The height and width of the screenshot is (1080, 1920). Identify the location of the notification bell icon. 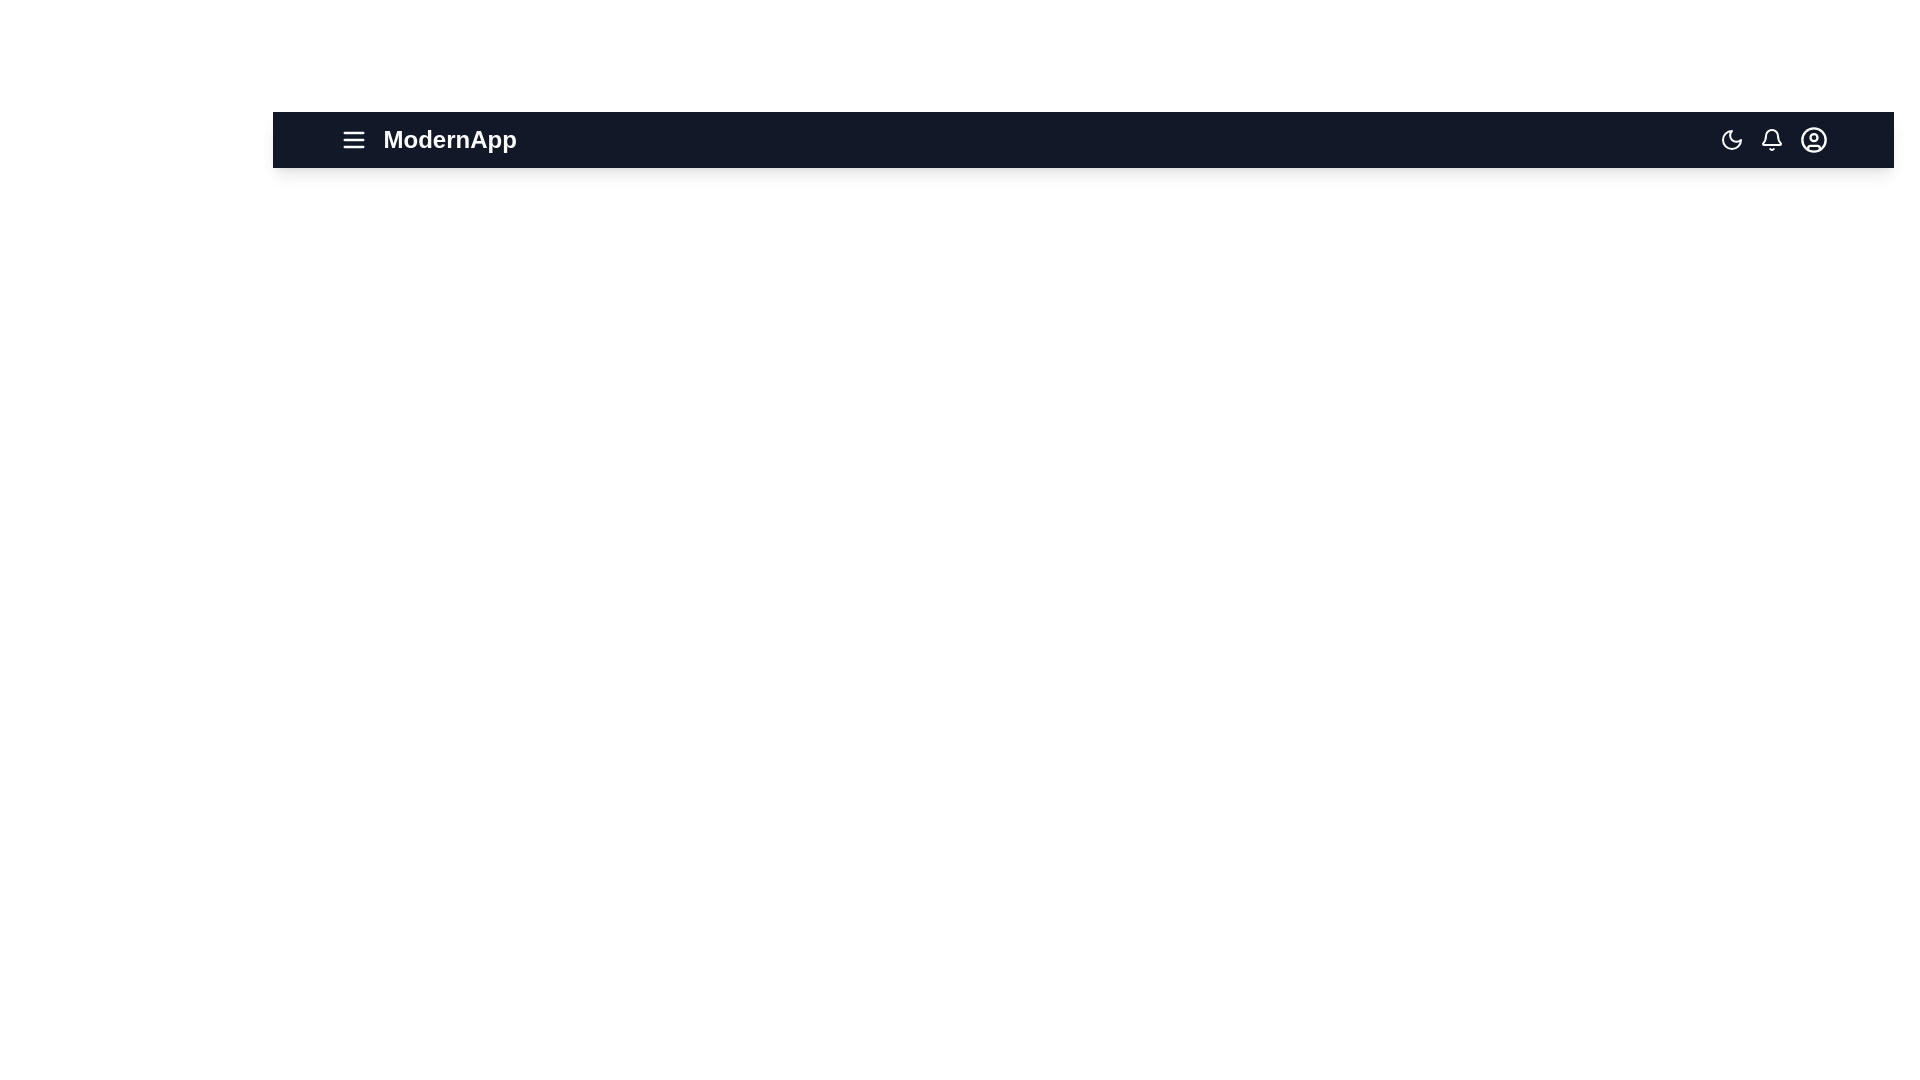
(1771, 138).